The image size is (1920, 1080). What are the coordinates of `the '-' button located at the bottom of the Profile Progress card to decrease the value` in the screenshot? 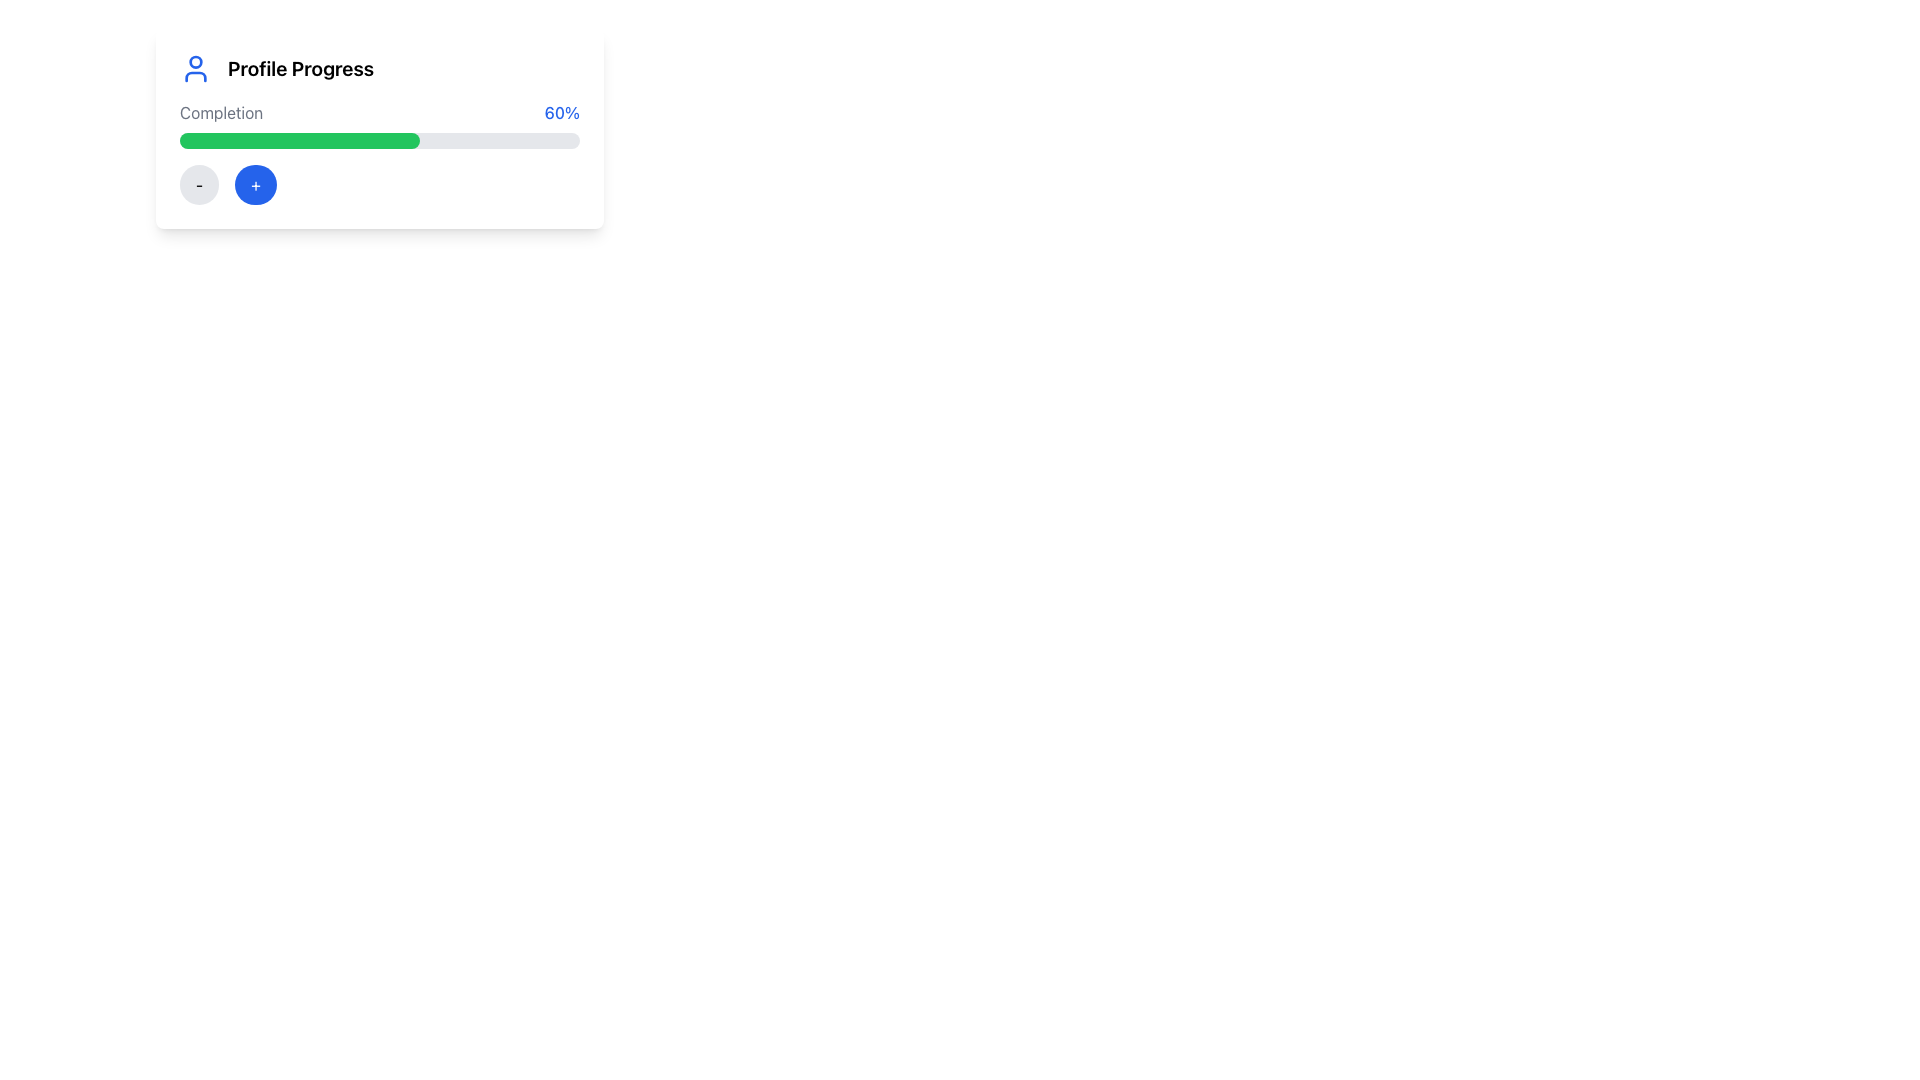 It's located at (379, 128).